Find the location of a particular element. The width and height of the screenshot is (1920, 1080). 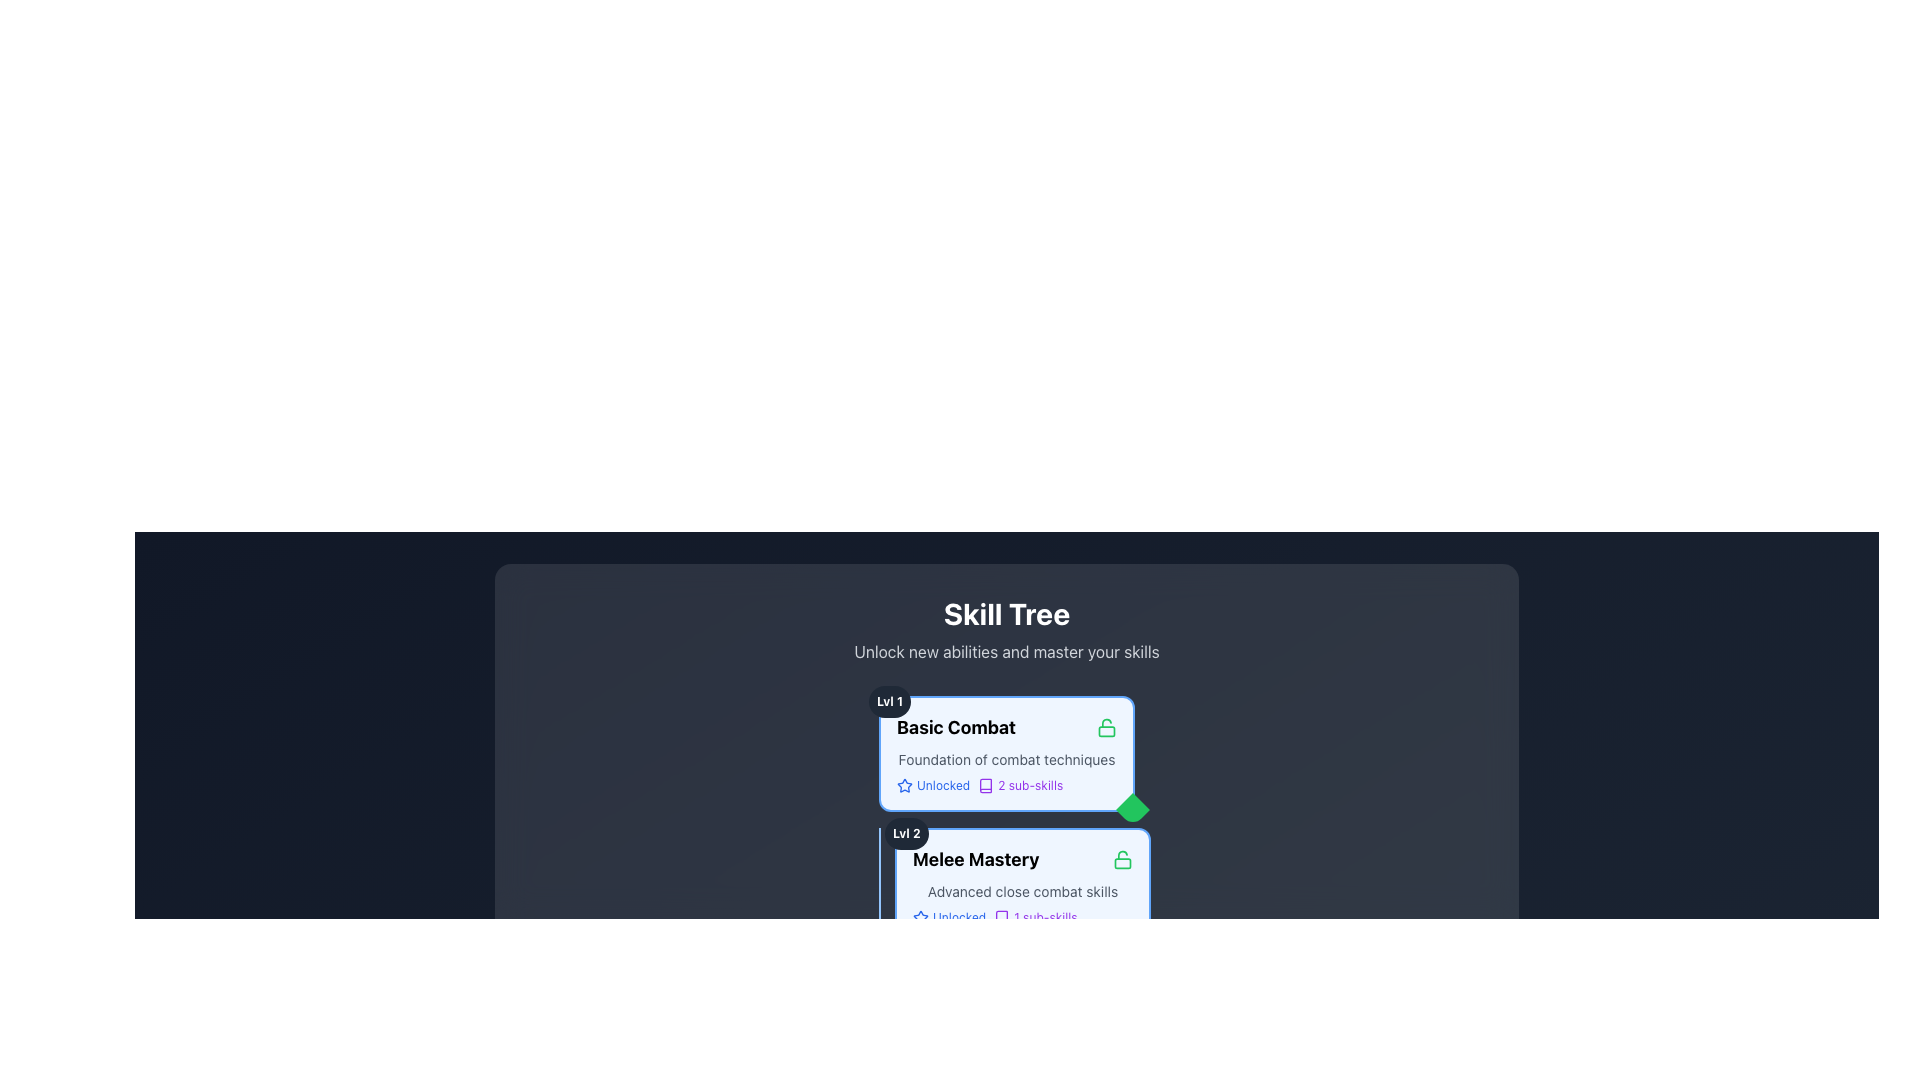

the 'Melee Mastery' label, which is styled boldly in green and accompanied by a lock icon, located at the top of its skill card is located at coordinates (1022, 859).